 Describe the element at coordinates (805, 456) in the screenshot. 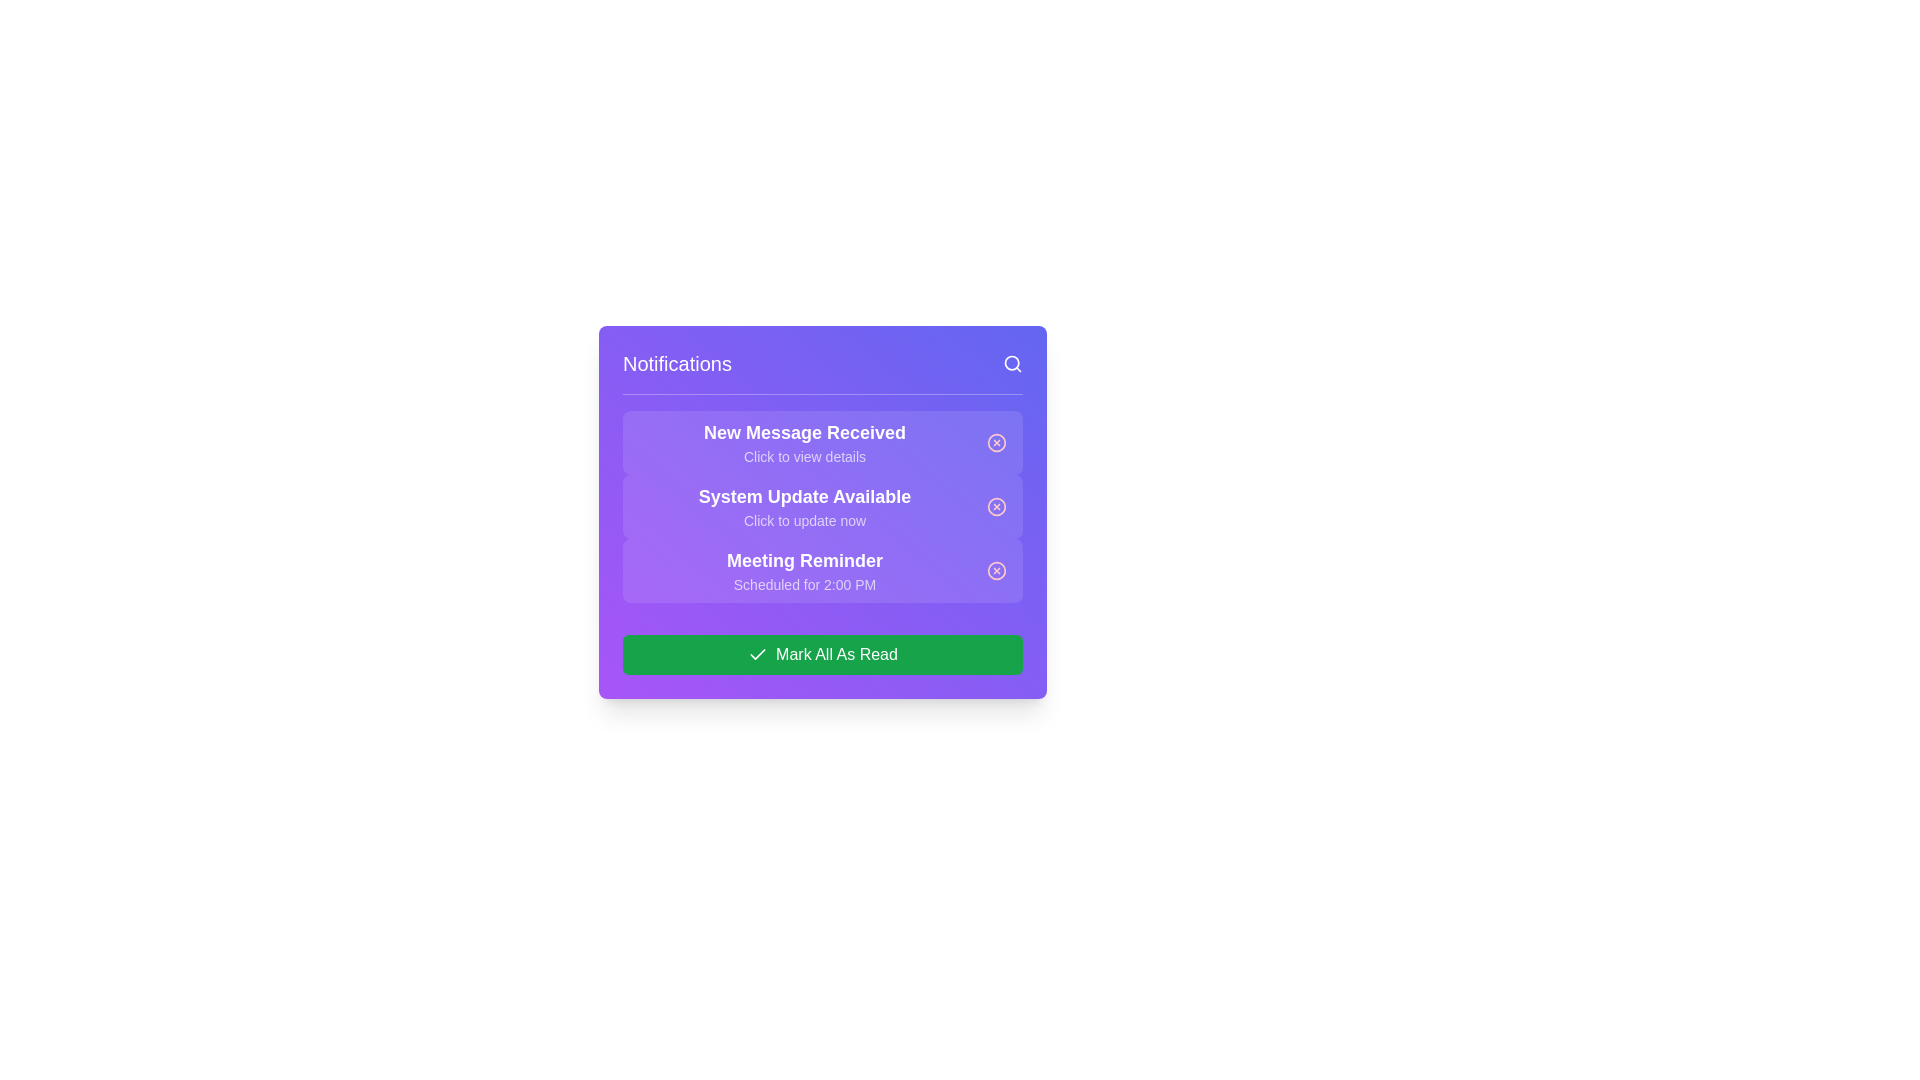

I see `the text element located directly below the 'New Message Received' header in the purple notification box, which is horizontally centered and positioned closer to the top` at that location.